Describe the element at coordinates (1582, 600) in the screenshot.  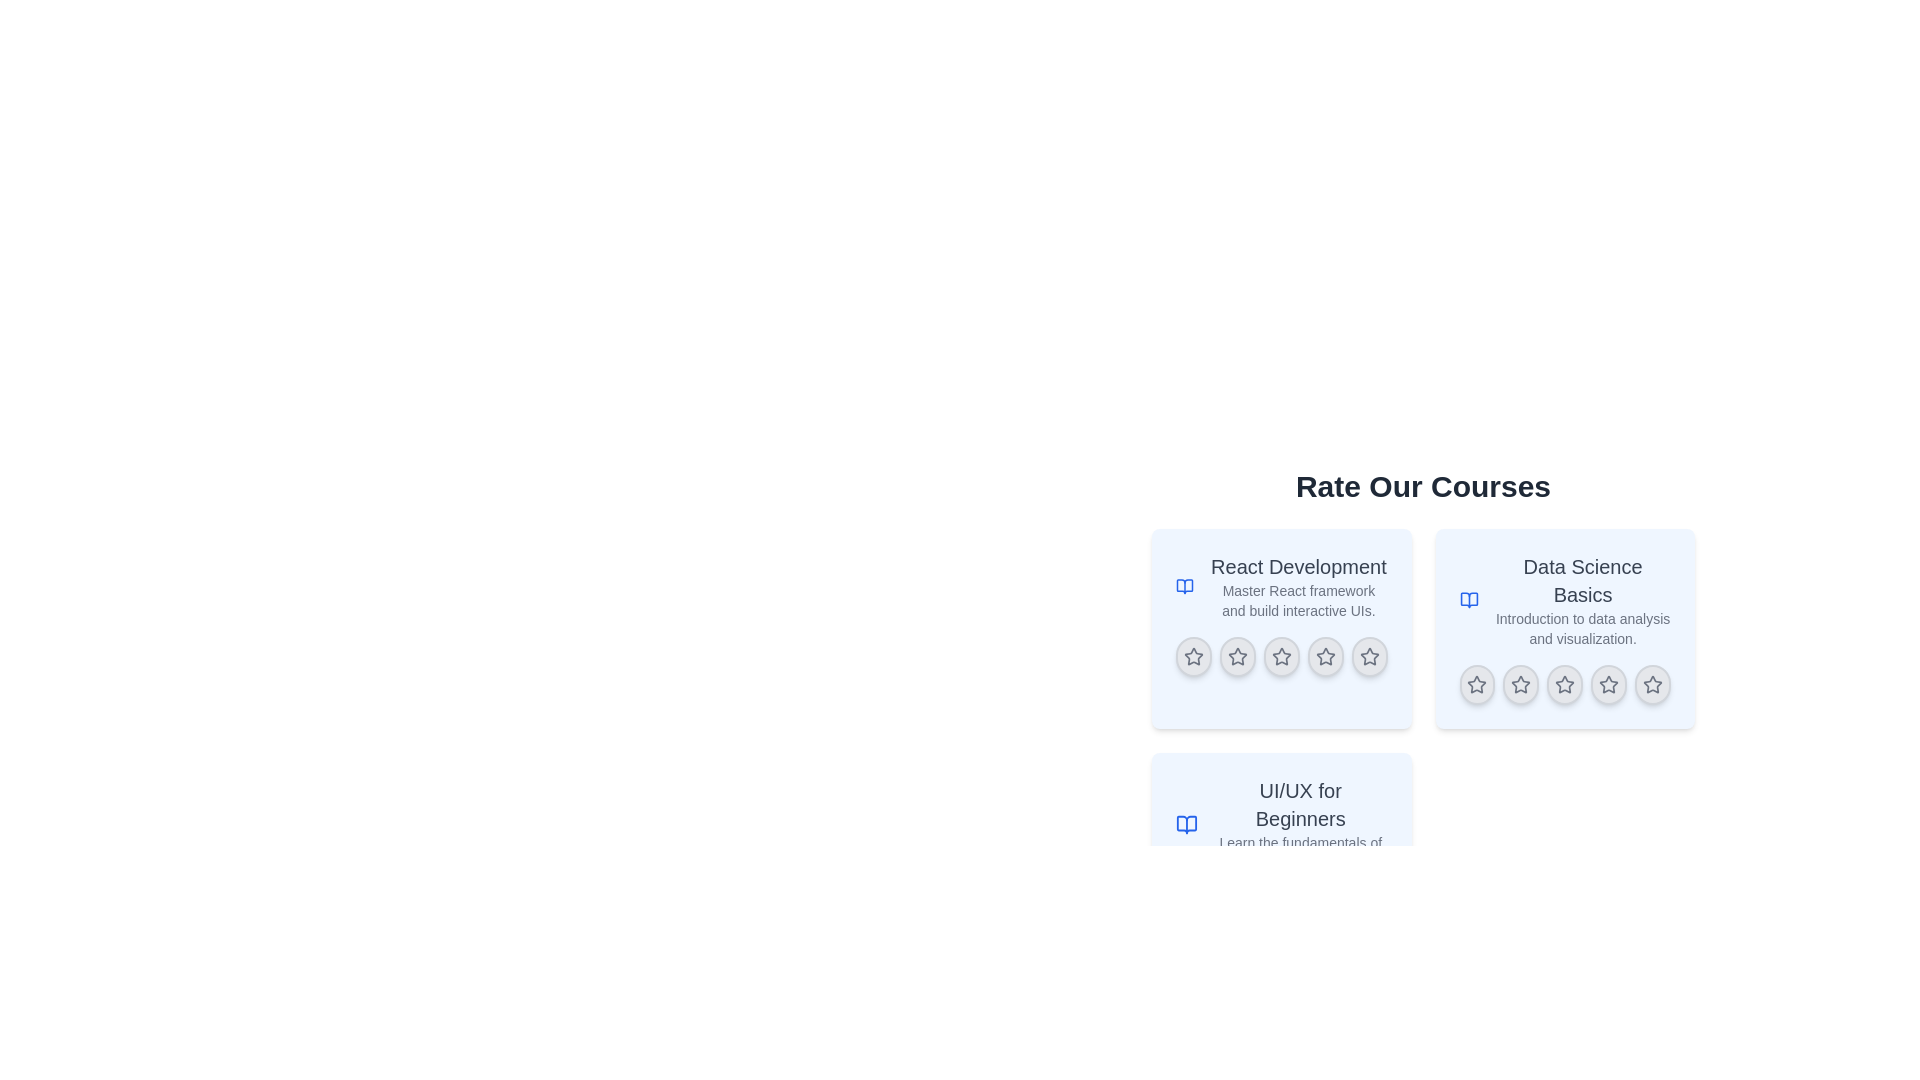
I see `the text content element that serves as a descriptive title and subtitle for a data science basics and data visualization course, located in the second card of the 'Rate Our Courses' section` at that location.